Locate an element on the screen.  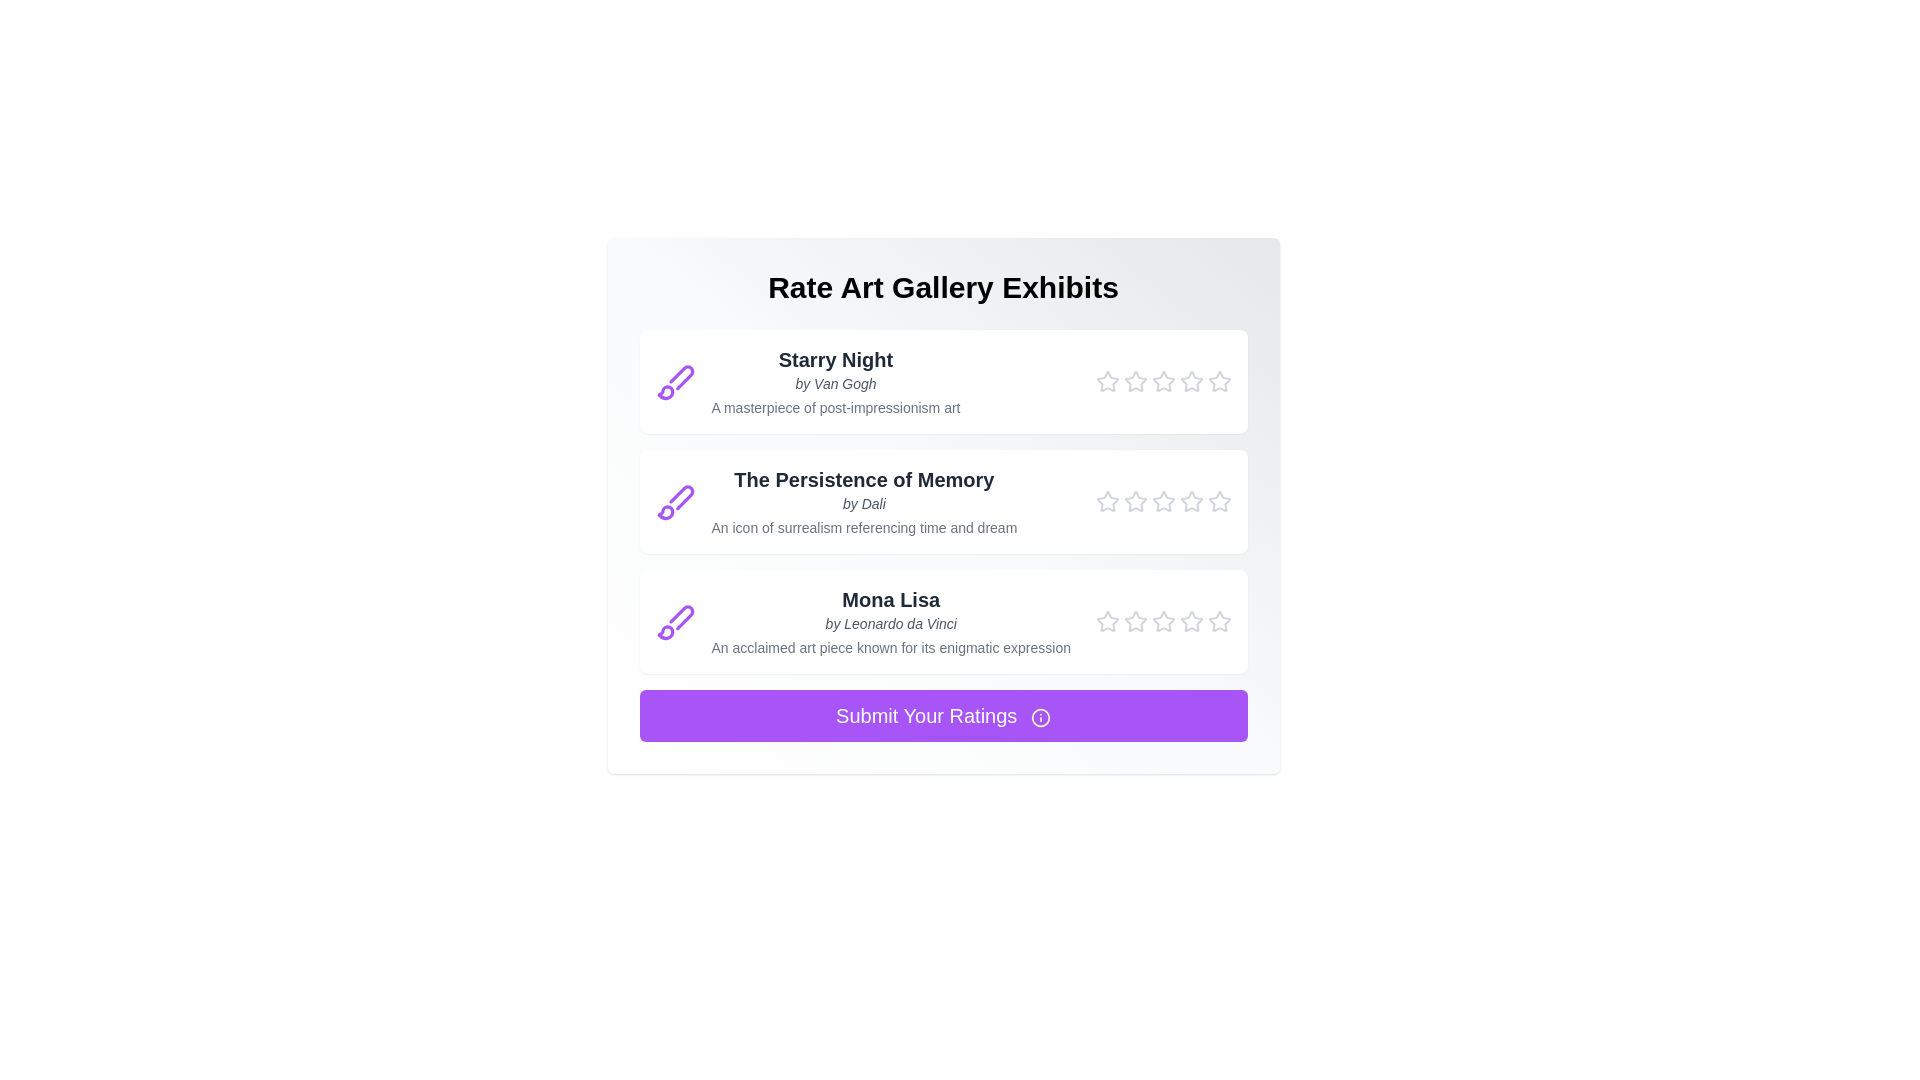
the star corresponding to 1 for the painting titled Mona Lisa to set its rating is located at coordinates (1106, 620).